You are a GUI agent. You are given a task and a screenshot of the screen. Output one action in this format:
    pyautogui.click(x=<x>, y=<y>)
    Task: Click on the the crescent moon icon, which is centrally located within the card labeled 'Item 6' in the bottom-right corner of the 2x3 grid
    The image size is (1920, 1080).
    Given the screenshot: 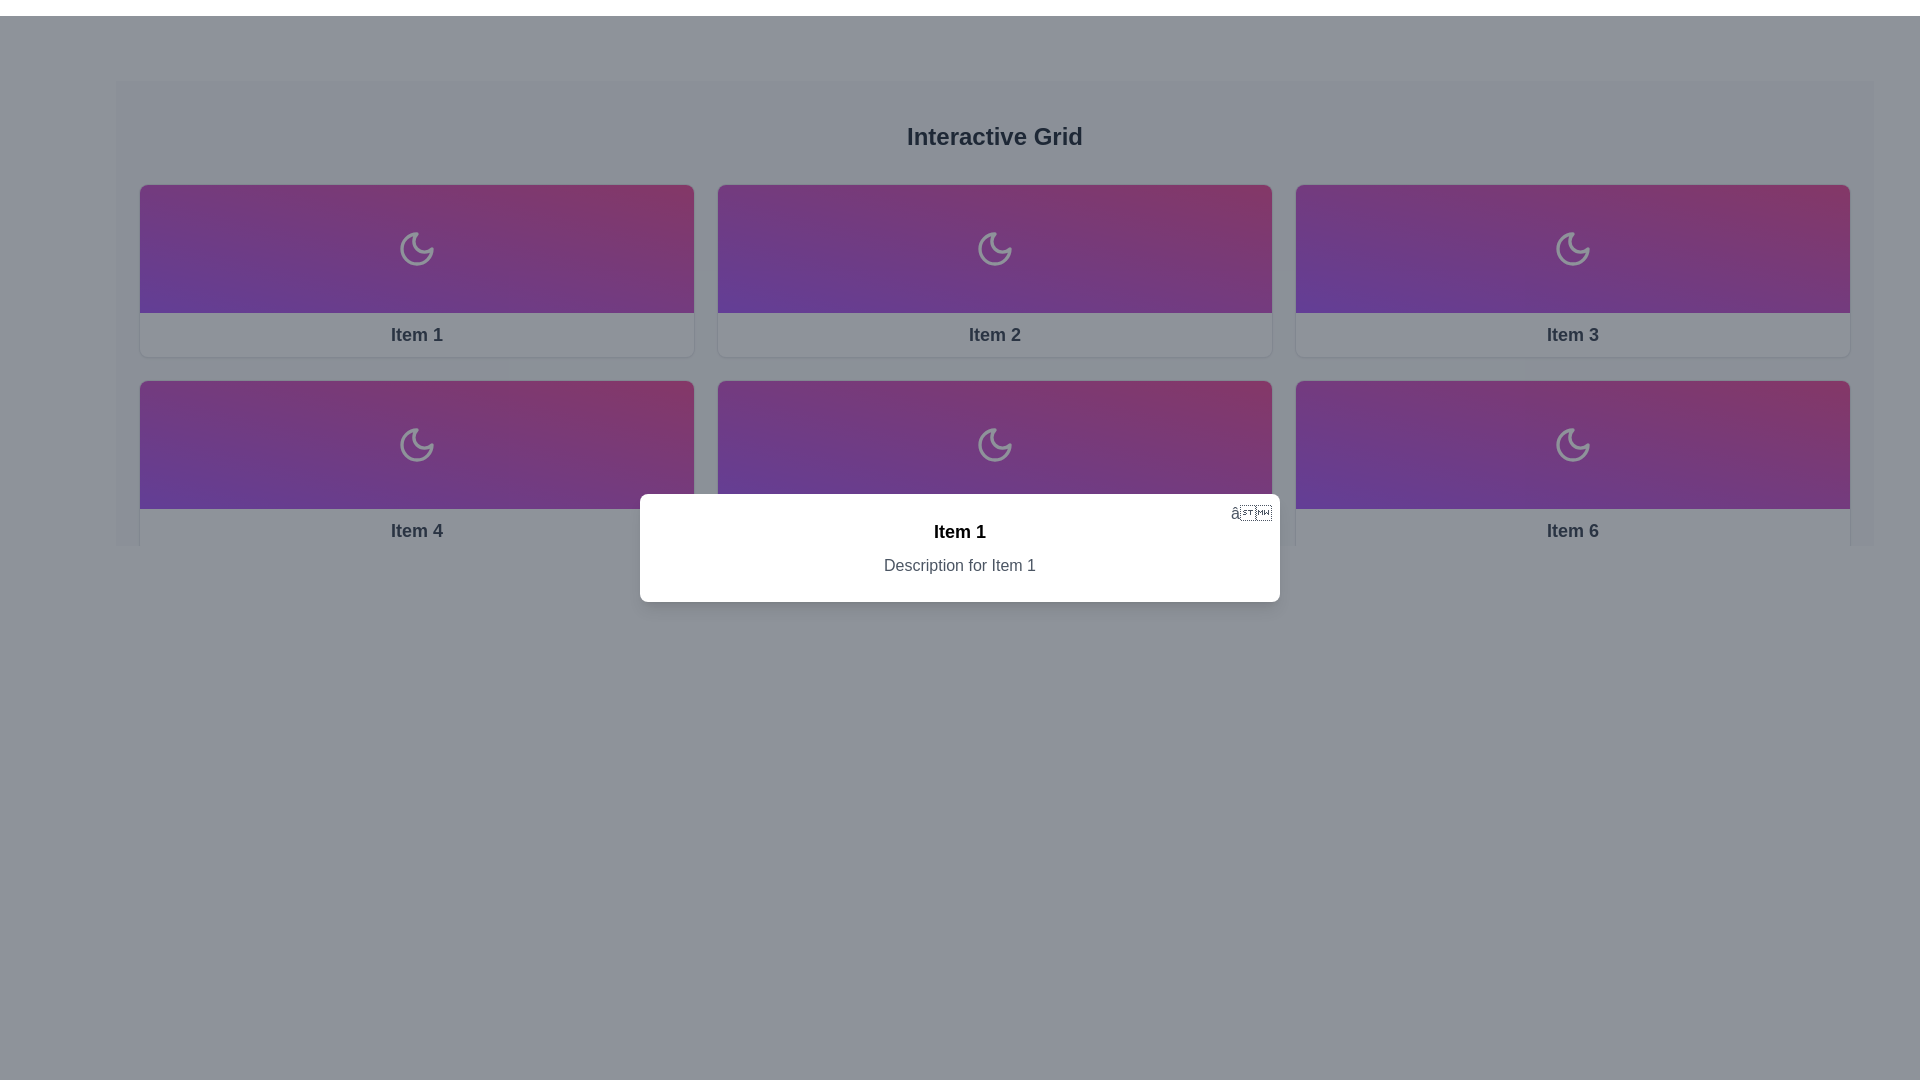 What is the action you would take?
    pyautogui.click(x=1572, y=443)
    